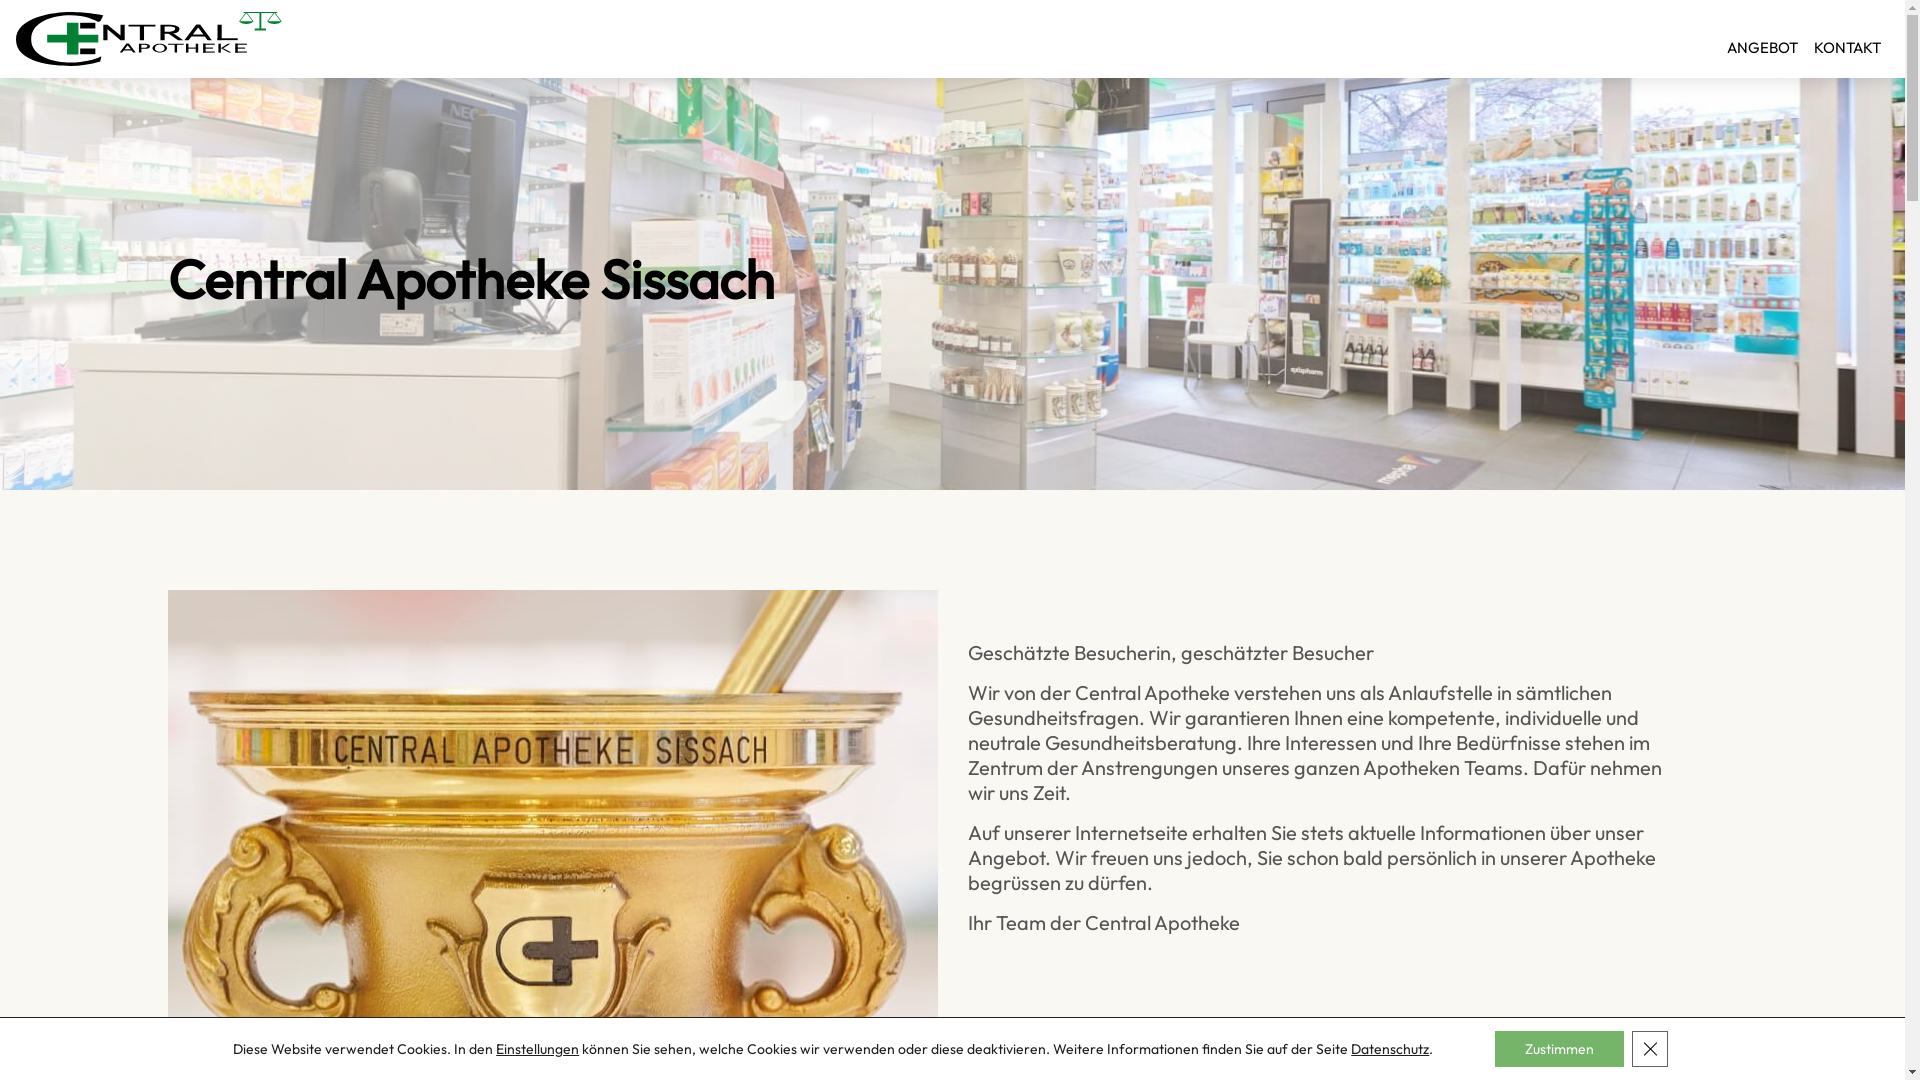 The image size is (1920, 1080). I want to click on 'ANGEBOT', so click(1762, 38).